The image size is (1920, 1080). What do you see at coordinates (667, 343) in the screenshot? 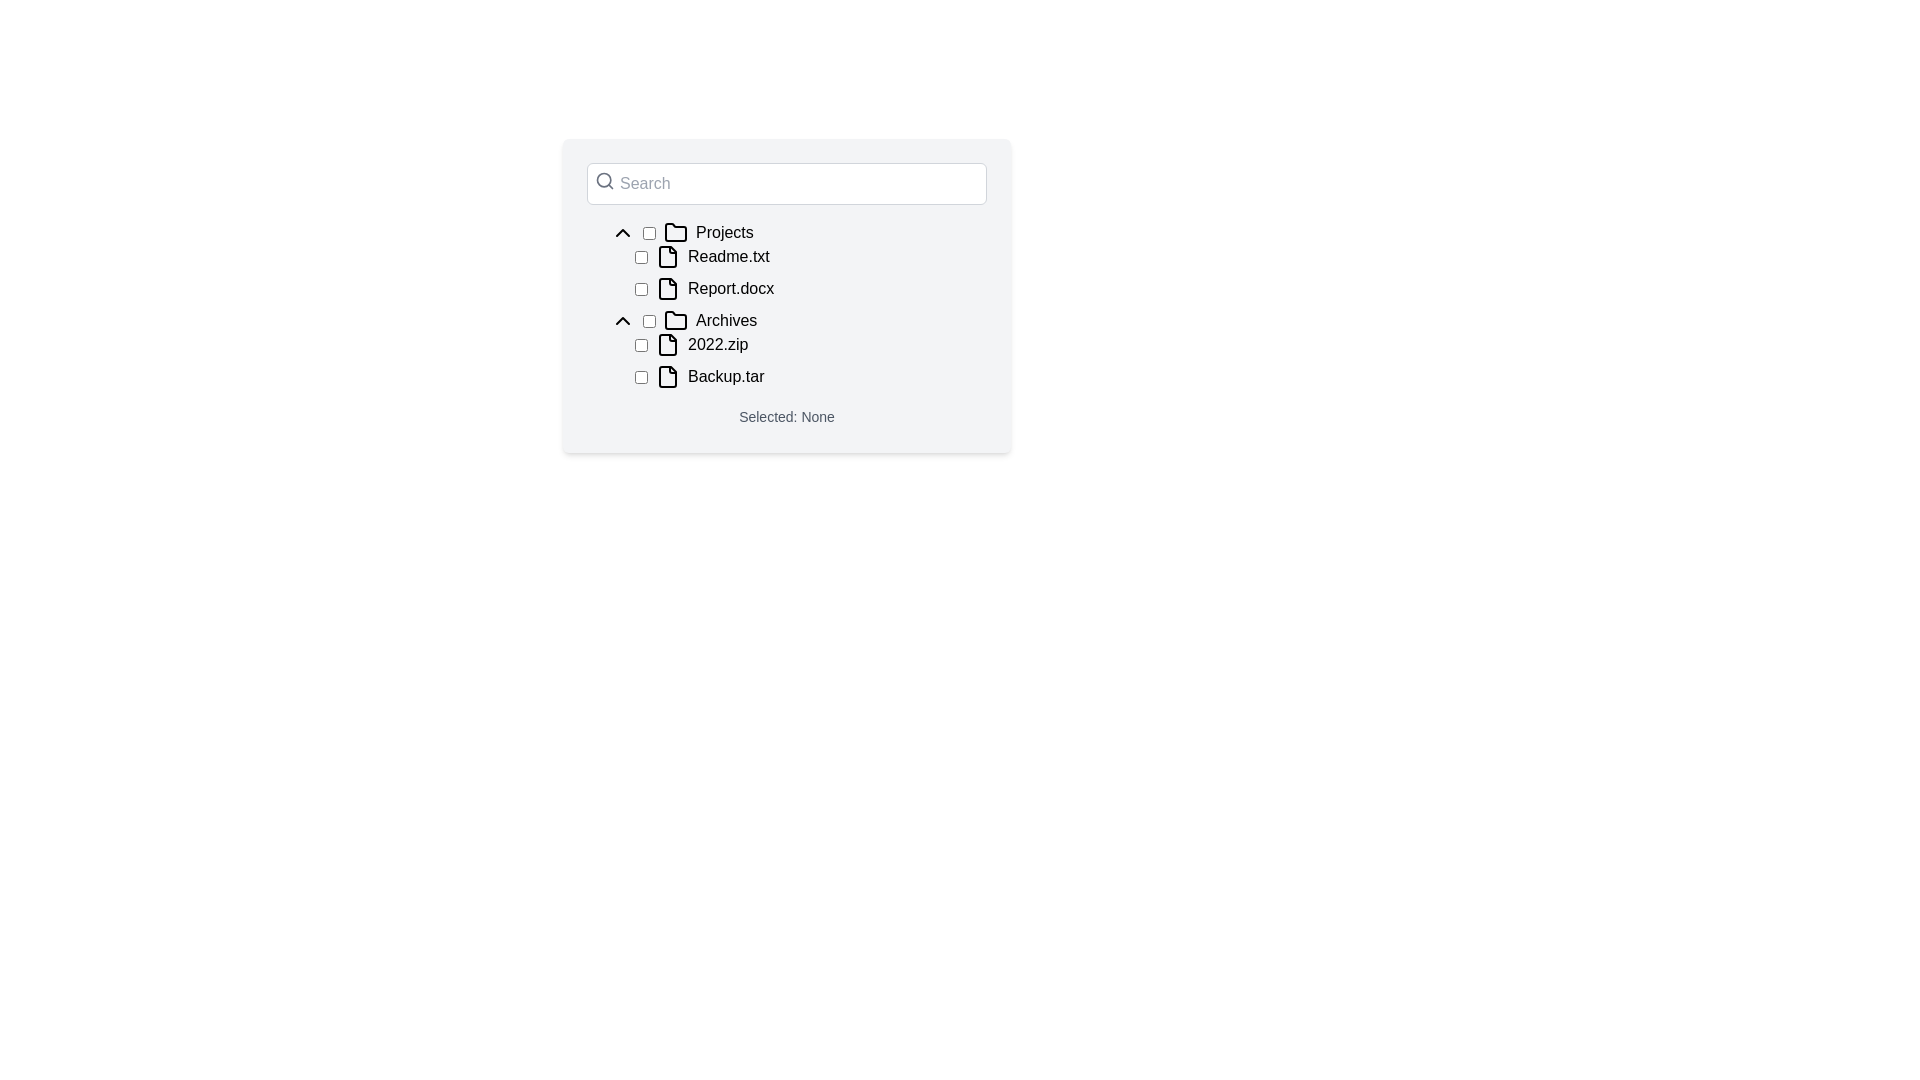
I see `the static graphical icon resembling a document or file, which is located next to the text label '2022.zip' under the 'Archives' directory` at bounding box center [667, 343].